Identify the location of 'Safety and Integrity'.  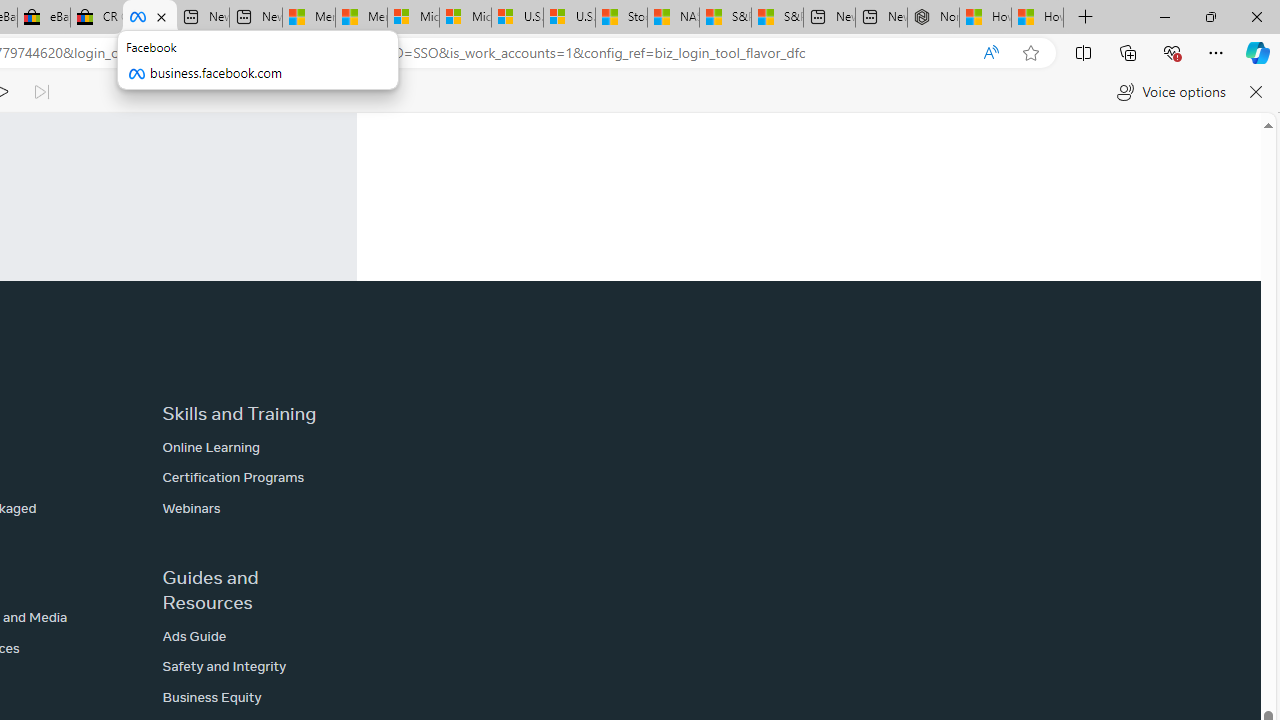
(224, 666).